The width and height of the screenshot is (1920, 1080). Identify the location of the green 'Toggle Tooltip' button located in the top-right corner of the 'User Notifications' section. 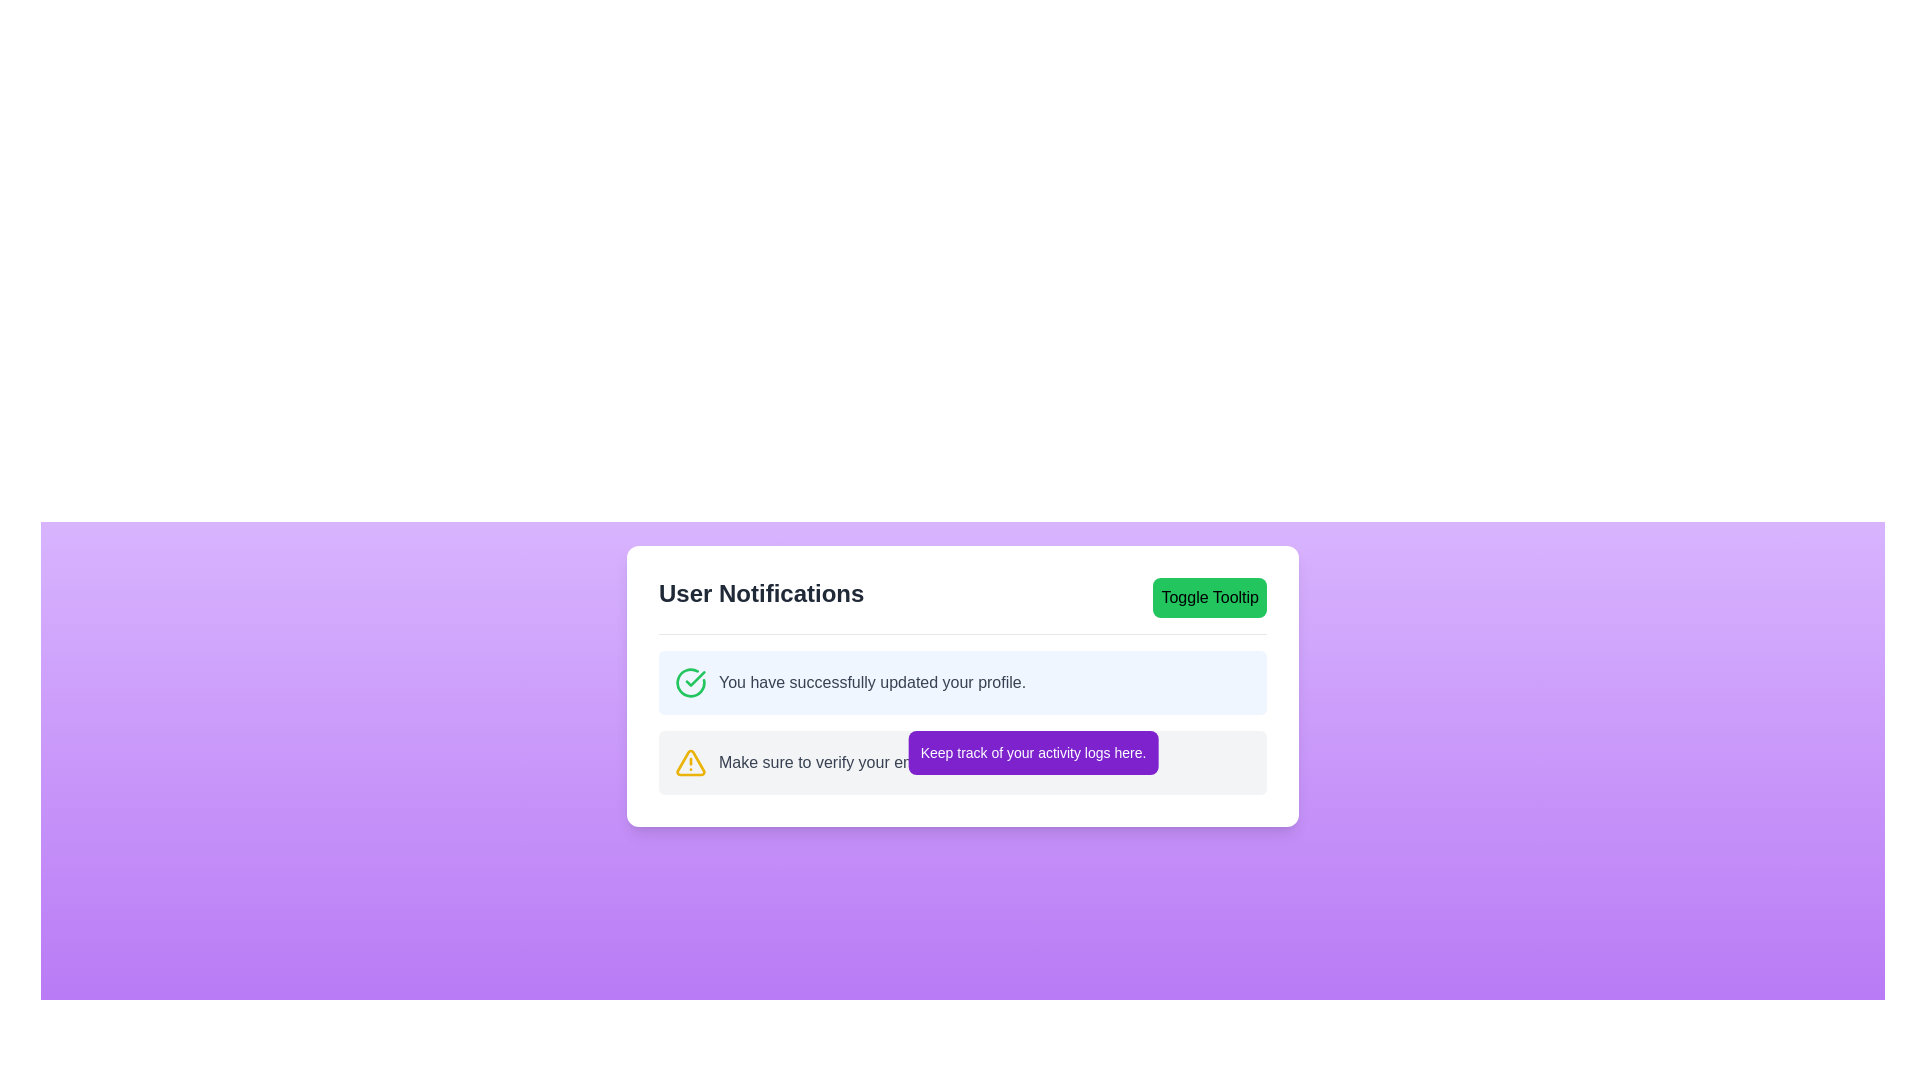
(1209, 596).